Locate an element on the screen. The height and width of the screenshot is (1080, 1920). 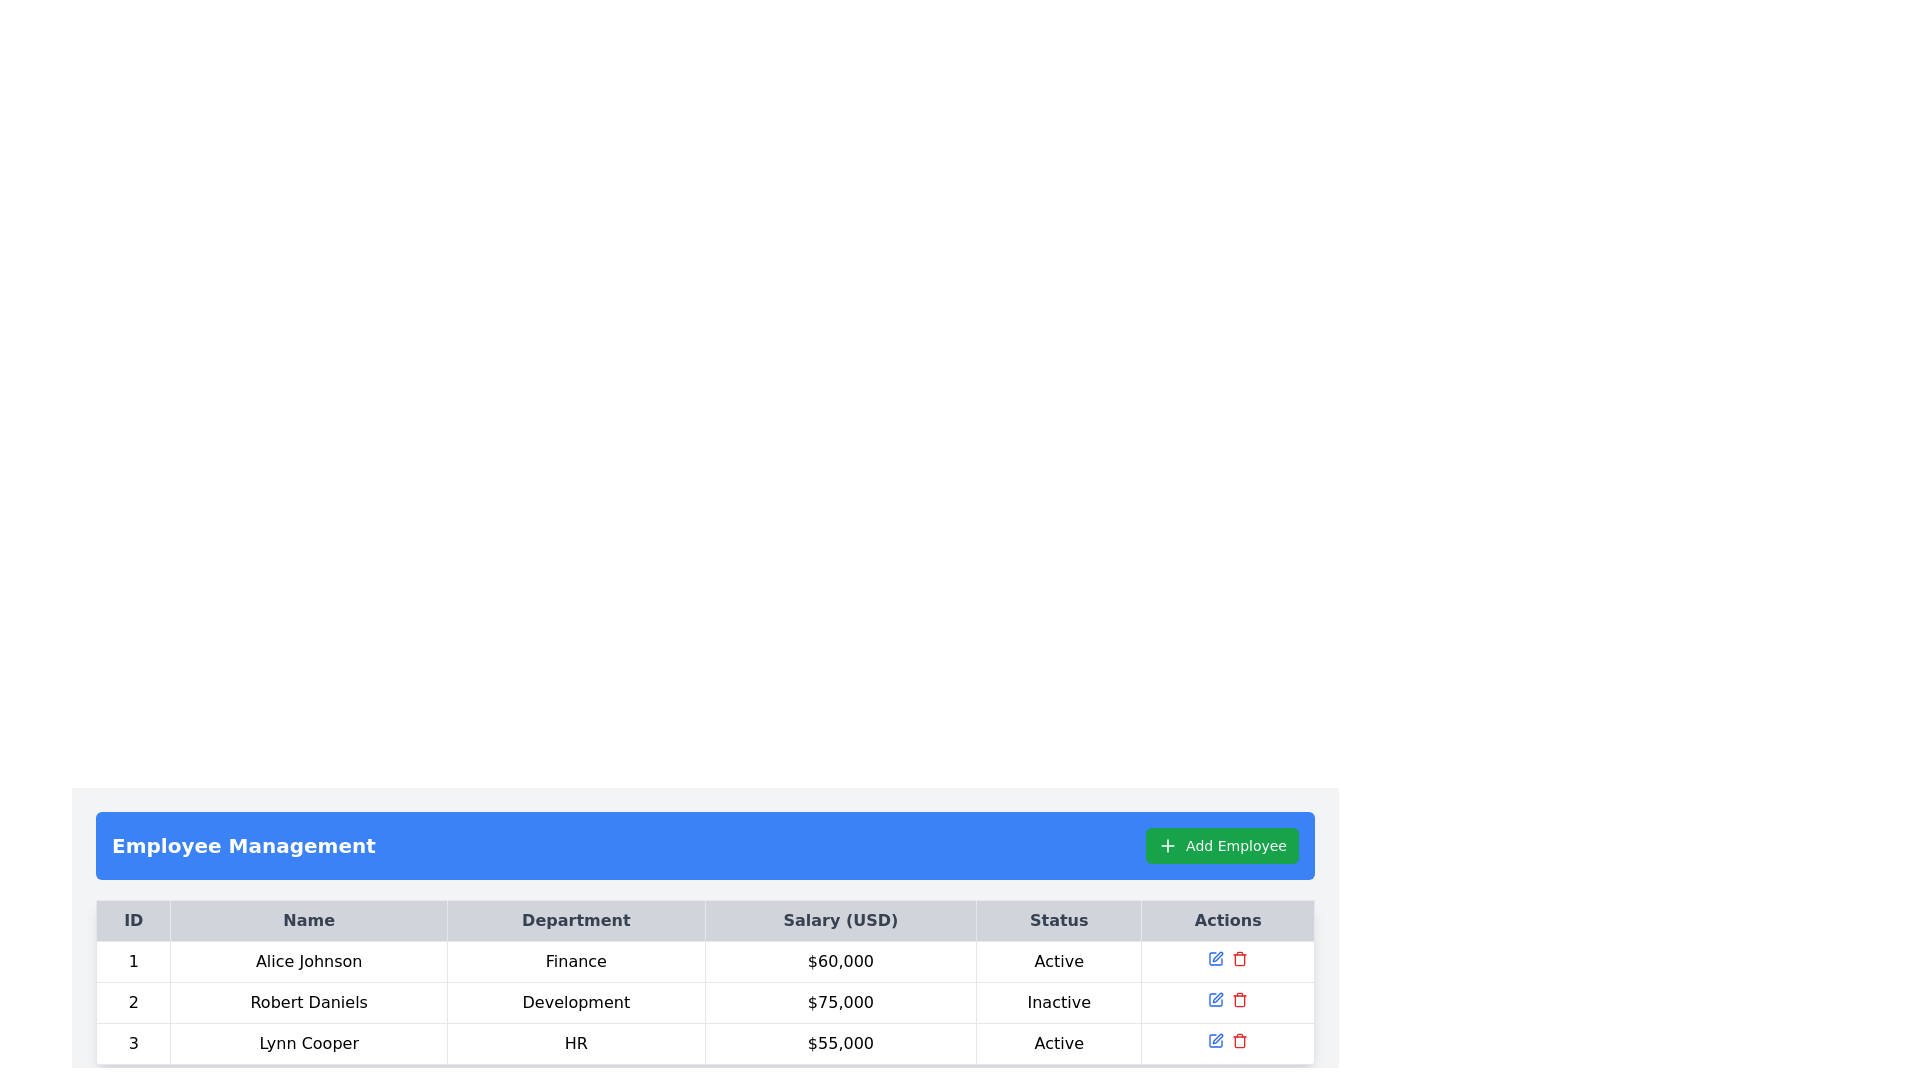
the numeric textual indicator displaying the number '1' is located at coordinates (132, 960).